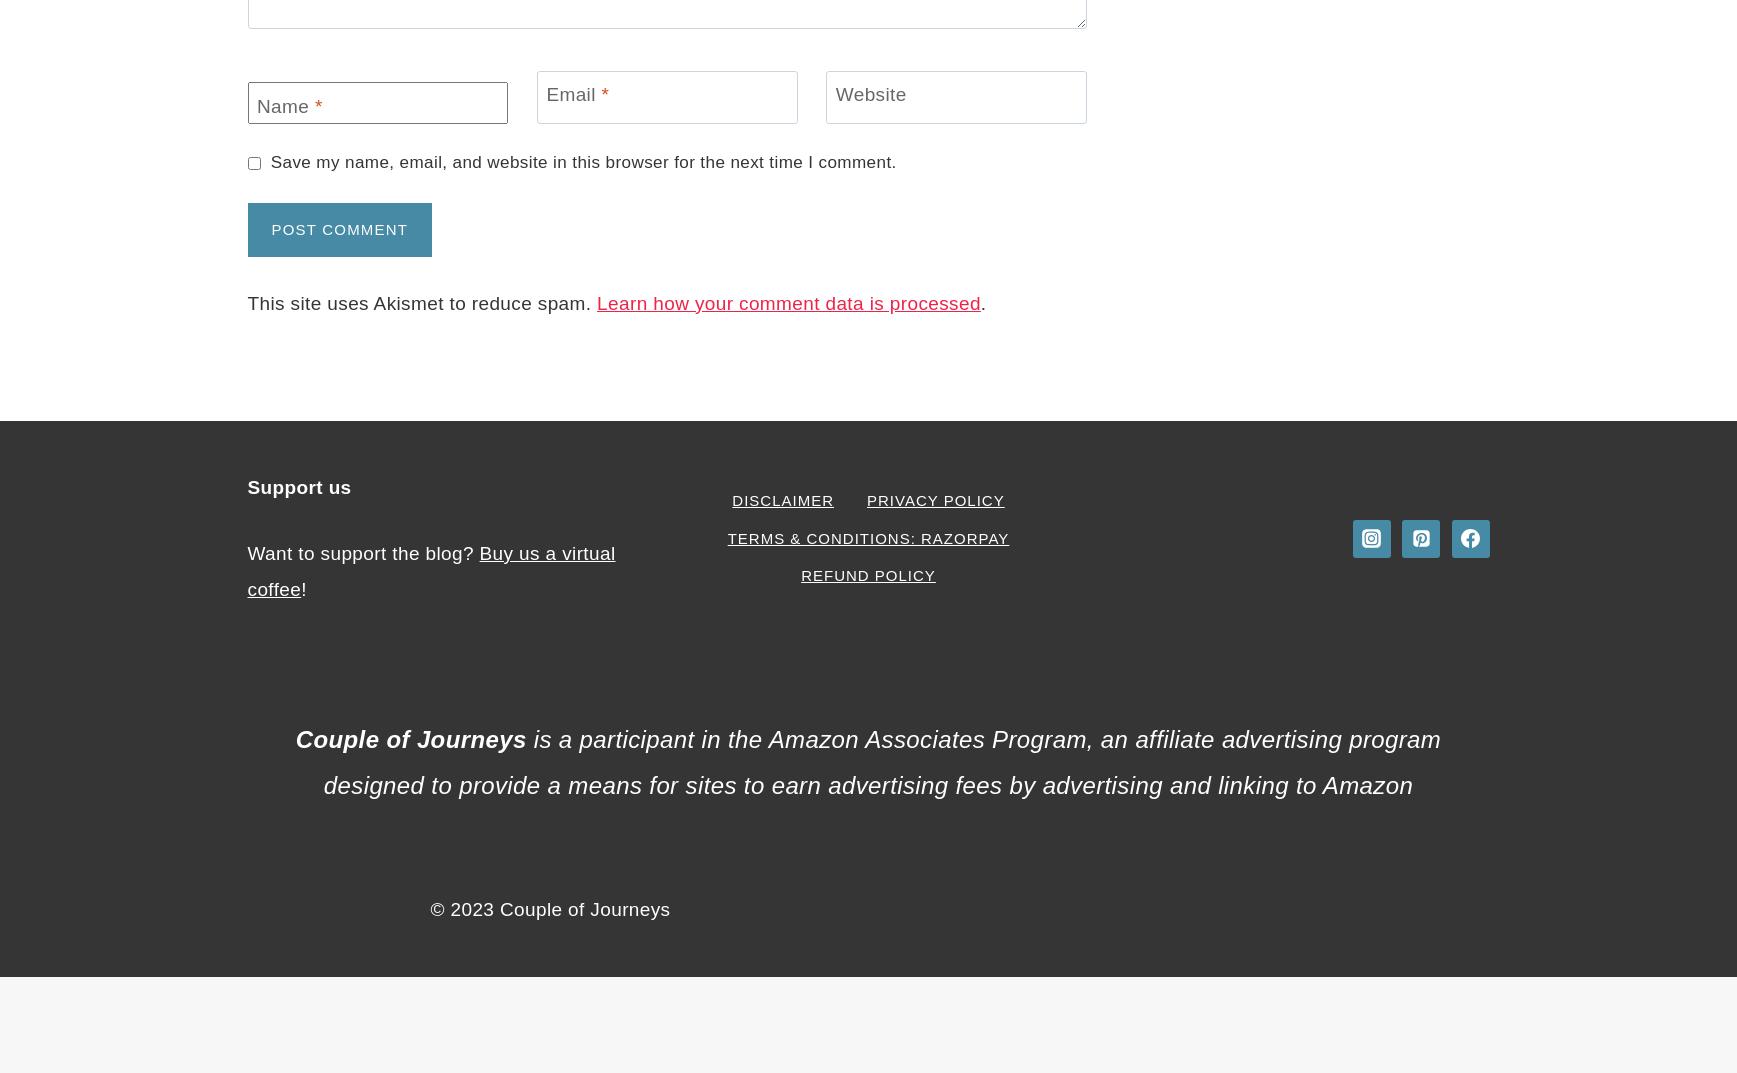  Describe the element at coordinates (409, 738) in the screenshot. I see `'Couple of Journeys'` at that location.